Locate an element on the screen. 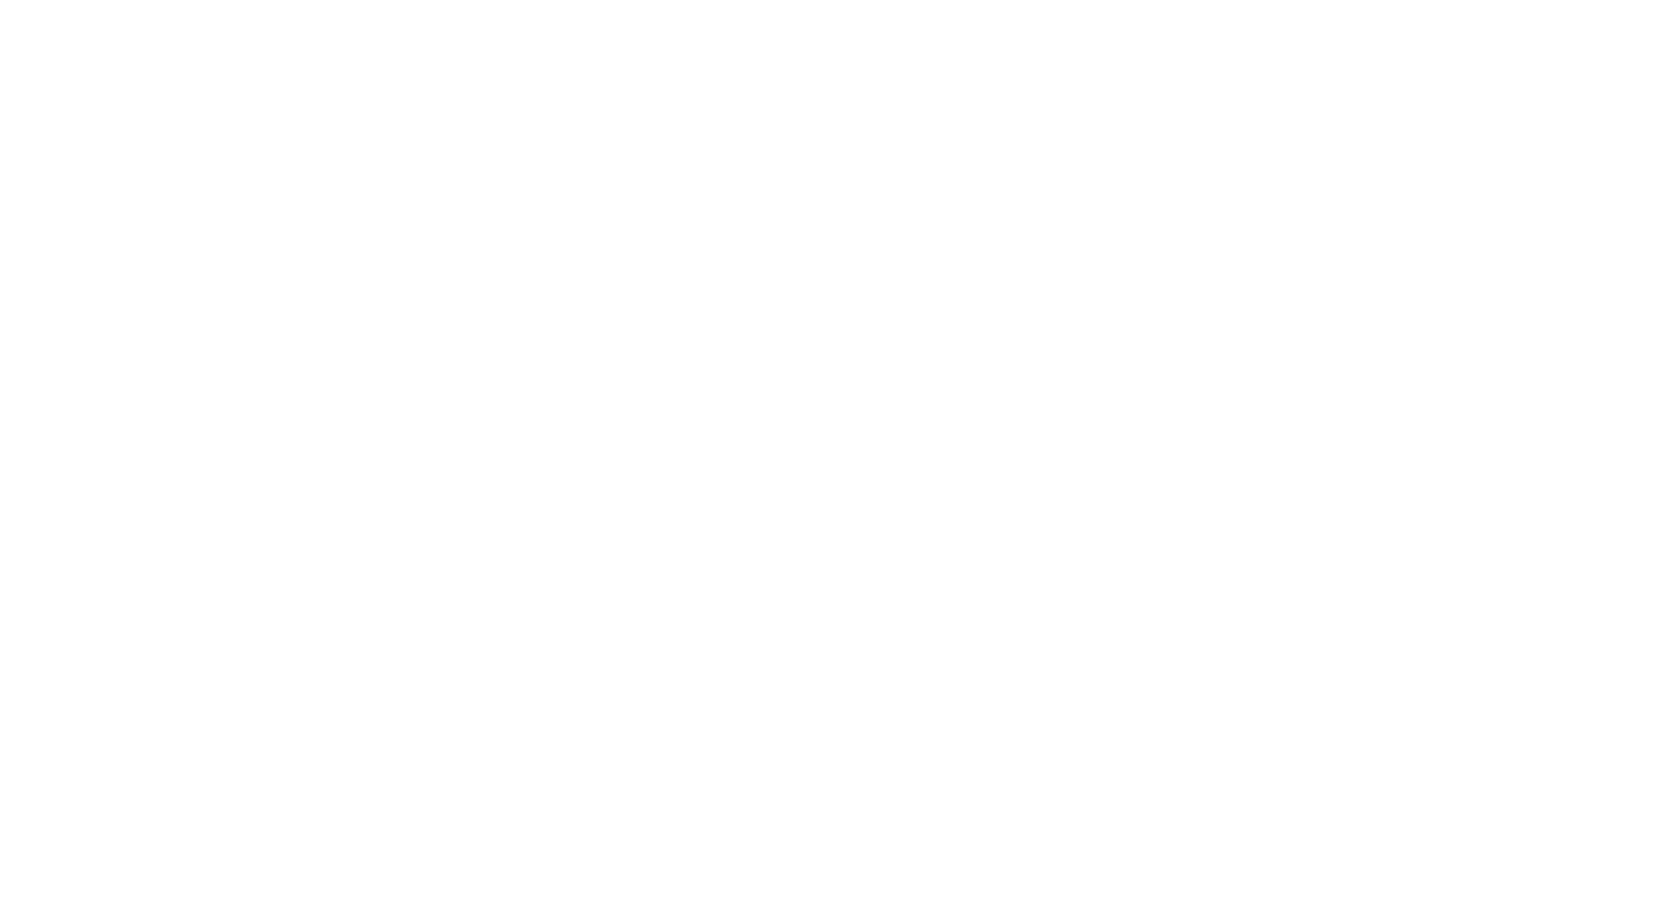  '©2023 Heart Hospital of New Mexico | Lovelace Medical Center' is located at coordinates (1475, 889).